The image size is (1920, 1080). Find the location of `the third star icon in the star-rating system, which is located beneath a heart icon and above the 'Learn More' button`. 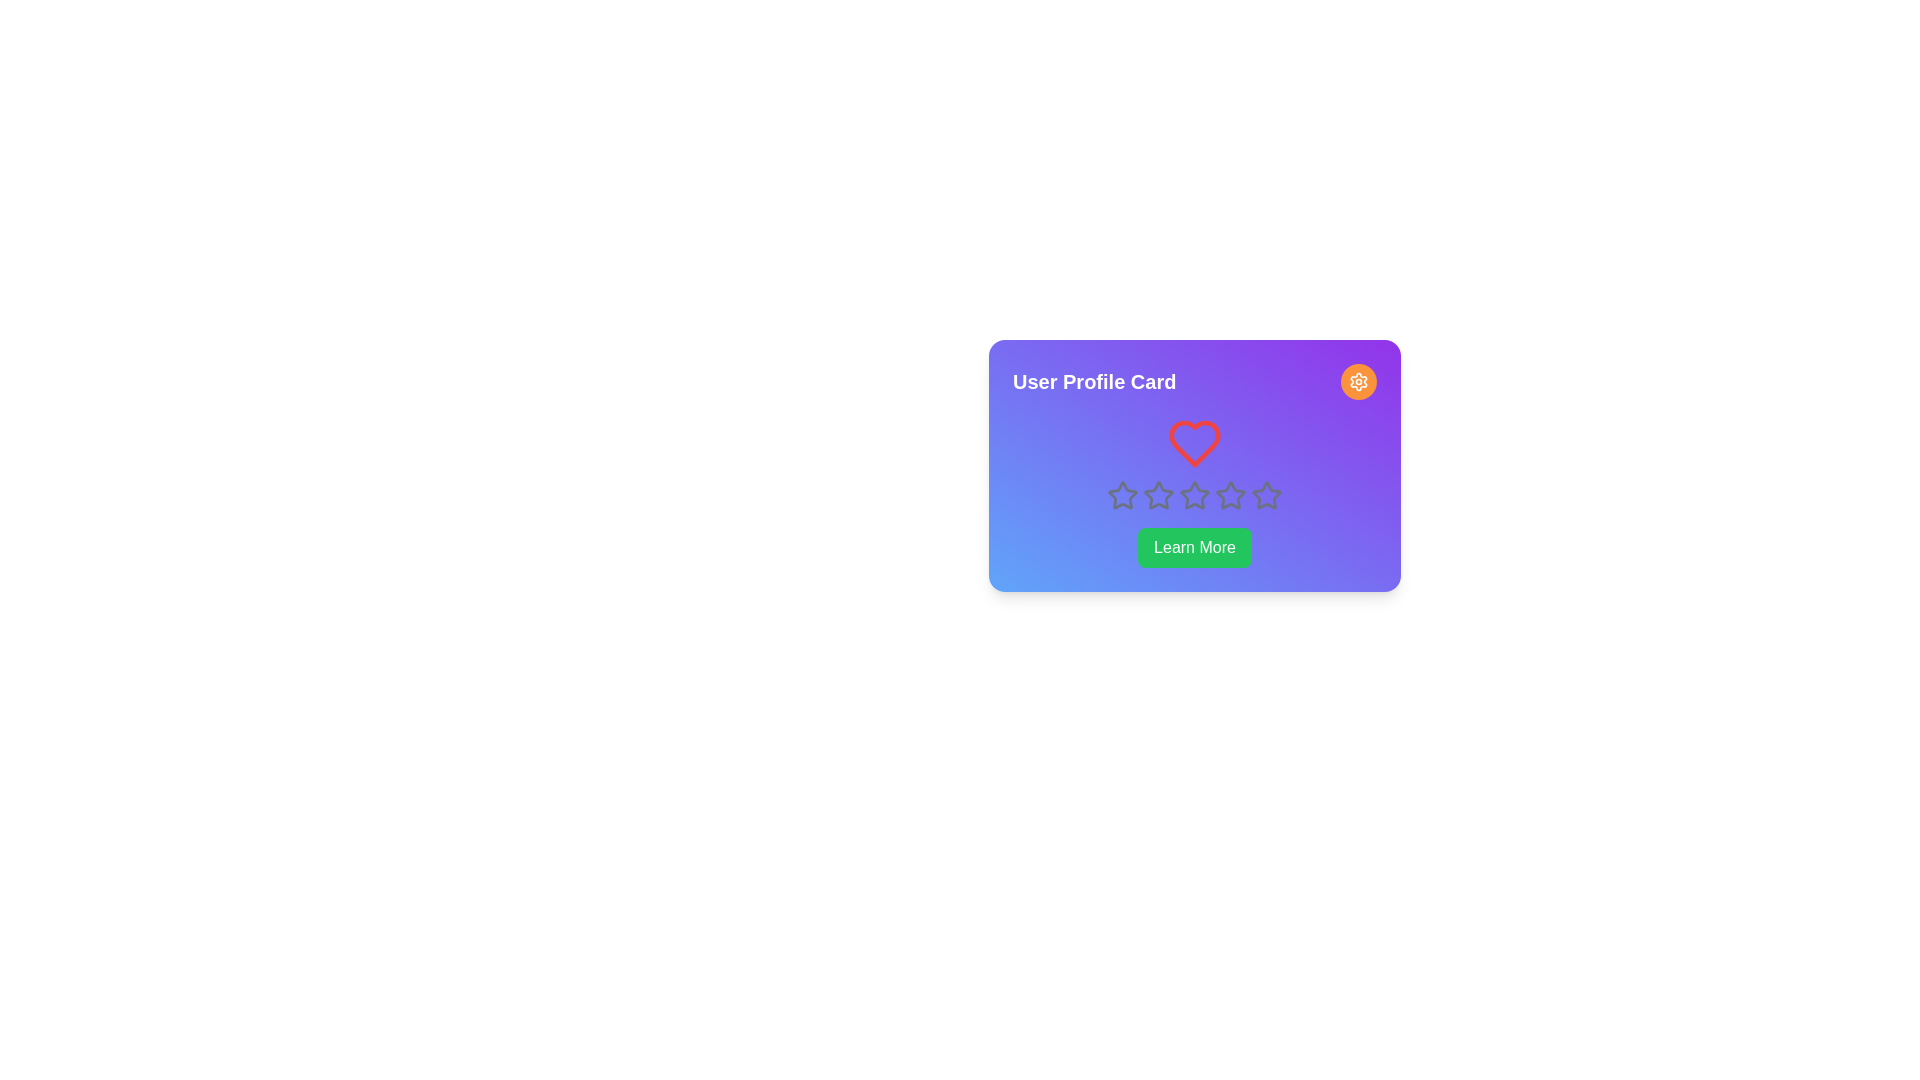

the third star icon in the star-rating system, which is located beneath a heart icon and above the 'Learn More' button is located at coordinates (1195, 495).